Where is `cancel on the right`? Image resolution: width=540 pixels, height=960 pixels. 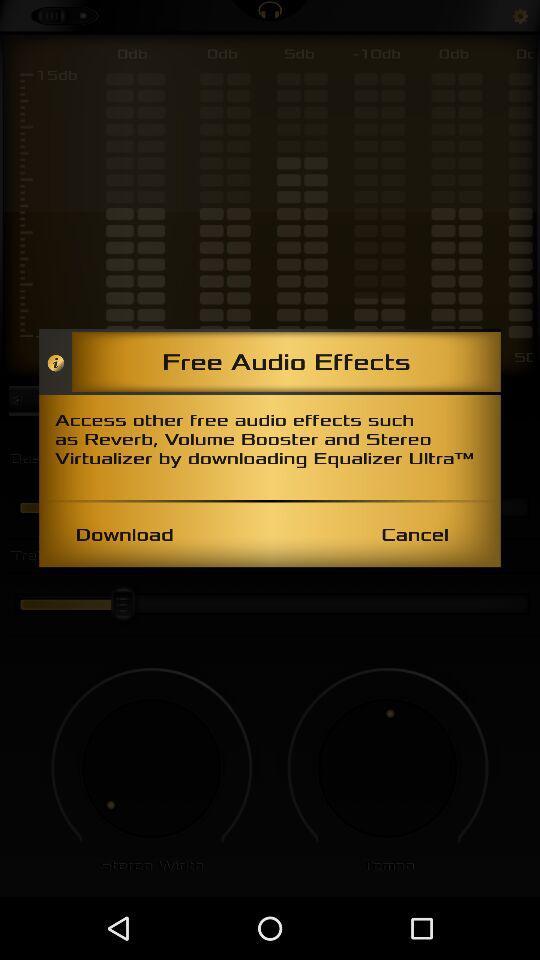 cancel on the right is located at coordinates (414, 533).